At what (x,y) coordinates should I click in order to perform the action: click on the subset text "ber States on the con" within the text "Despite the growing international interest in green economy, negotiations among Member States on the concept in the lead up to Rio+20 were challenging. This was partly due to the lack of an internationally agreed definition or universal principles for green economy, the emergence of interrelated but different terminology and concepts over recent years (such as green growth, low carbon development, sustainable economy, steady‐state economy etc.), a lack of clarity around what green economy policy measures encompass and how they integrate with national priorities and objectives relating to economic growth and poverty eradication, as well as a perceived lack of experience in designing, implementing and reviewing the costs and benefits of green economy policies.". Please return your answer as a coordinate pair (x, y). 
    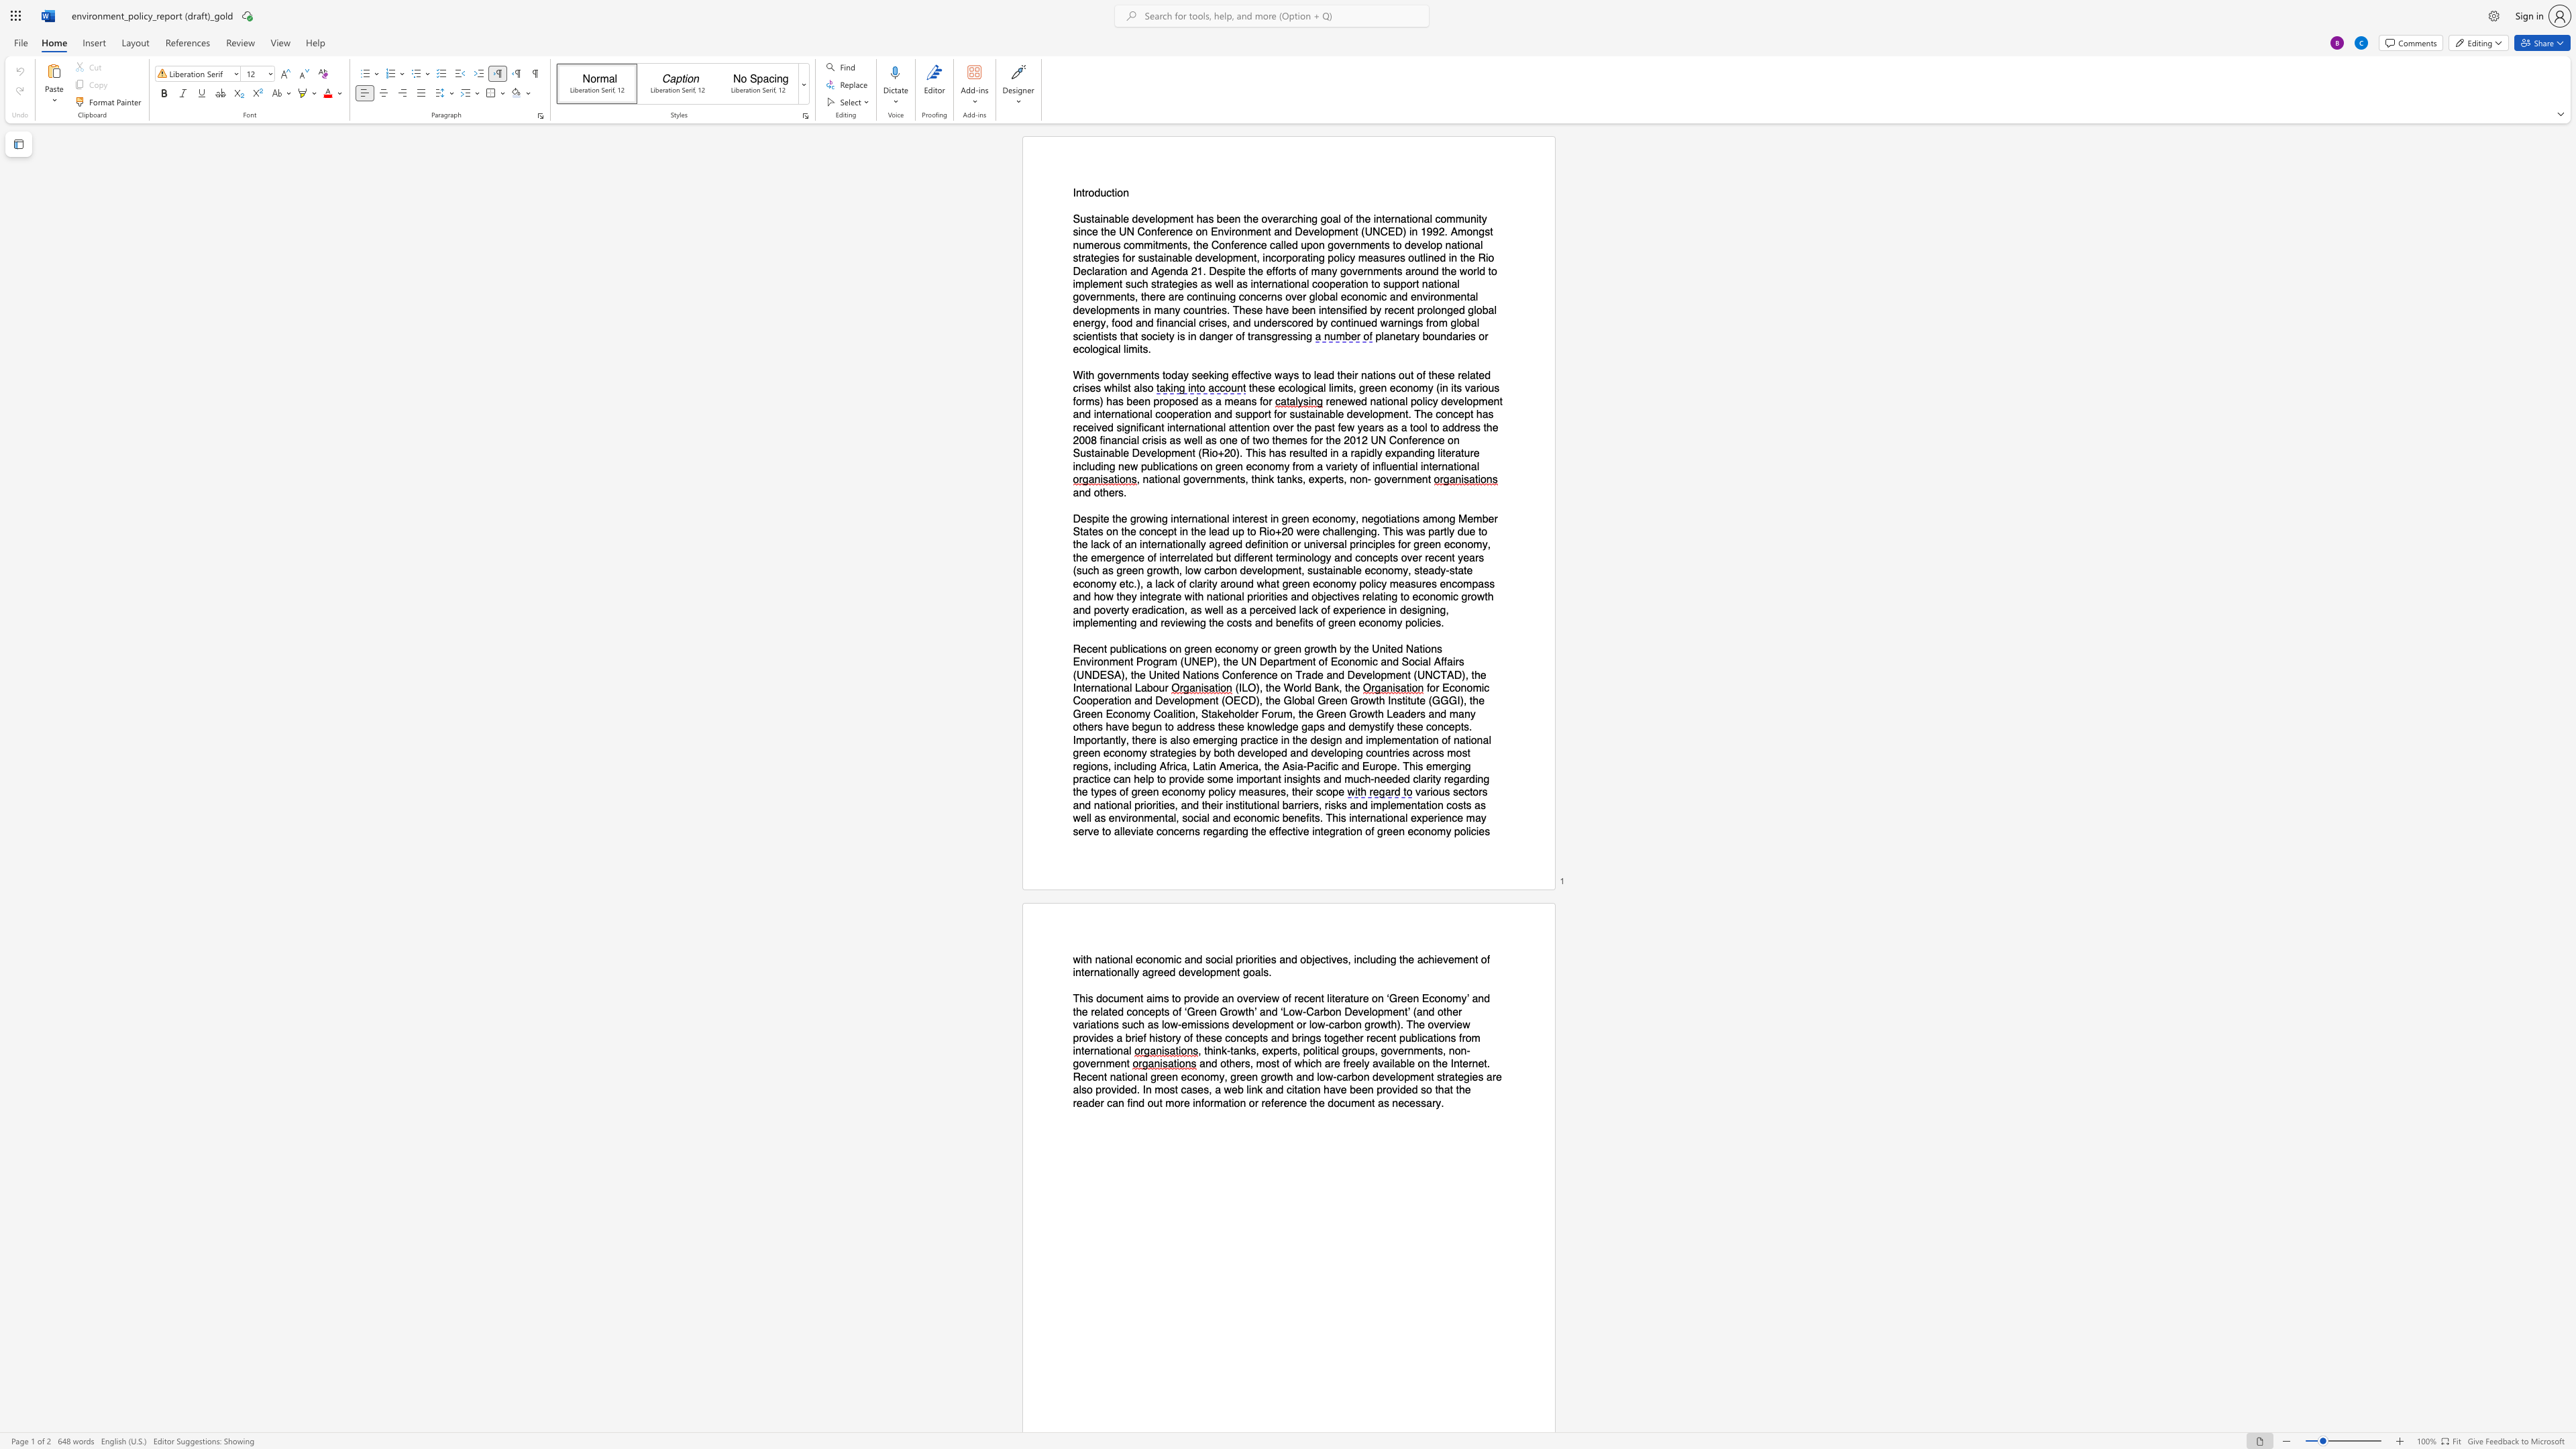
    Looking at the image, I should click on (1481, 517).